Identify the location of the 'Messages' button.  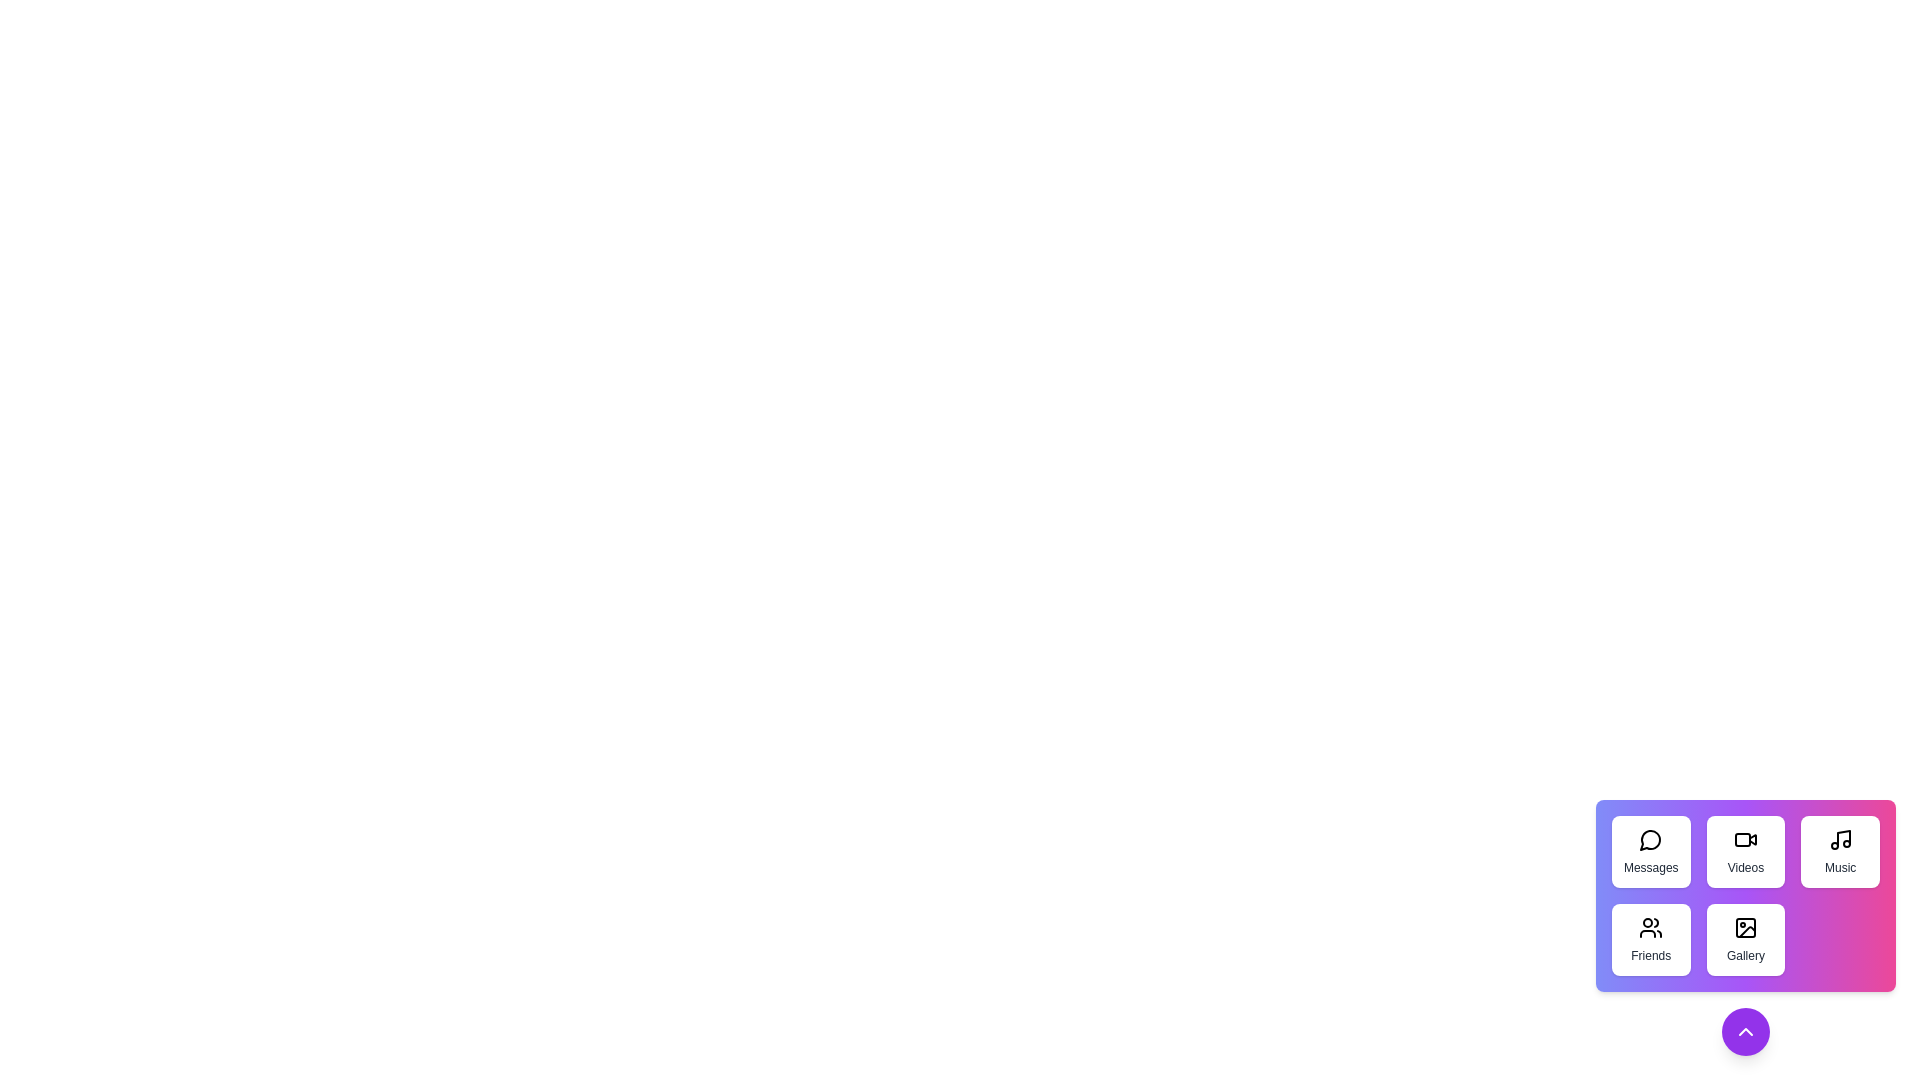
(1651, 852).